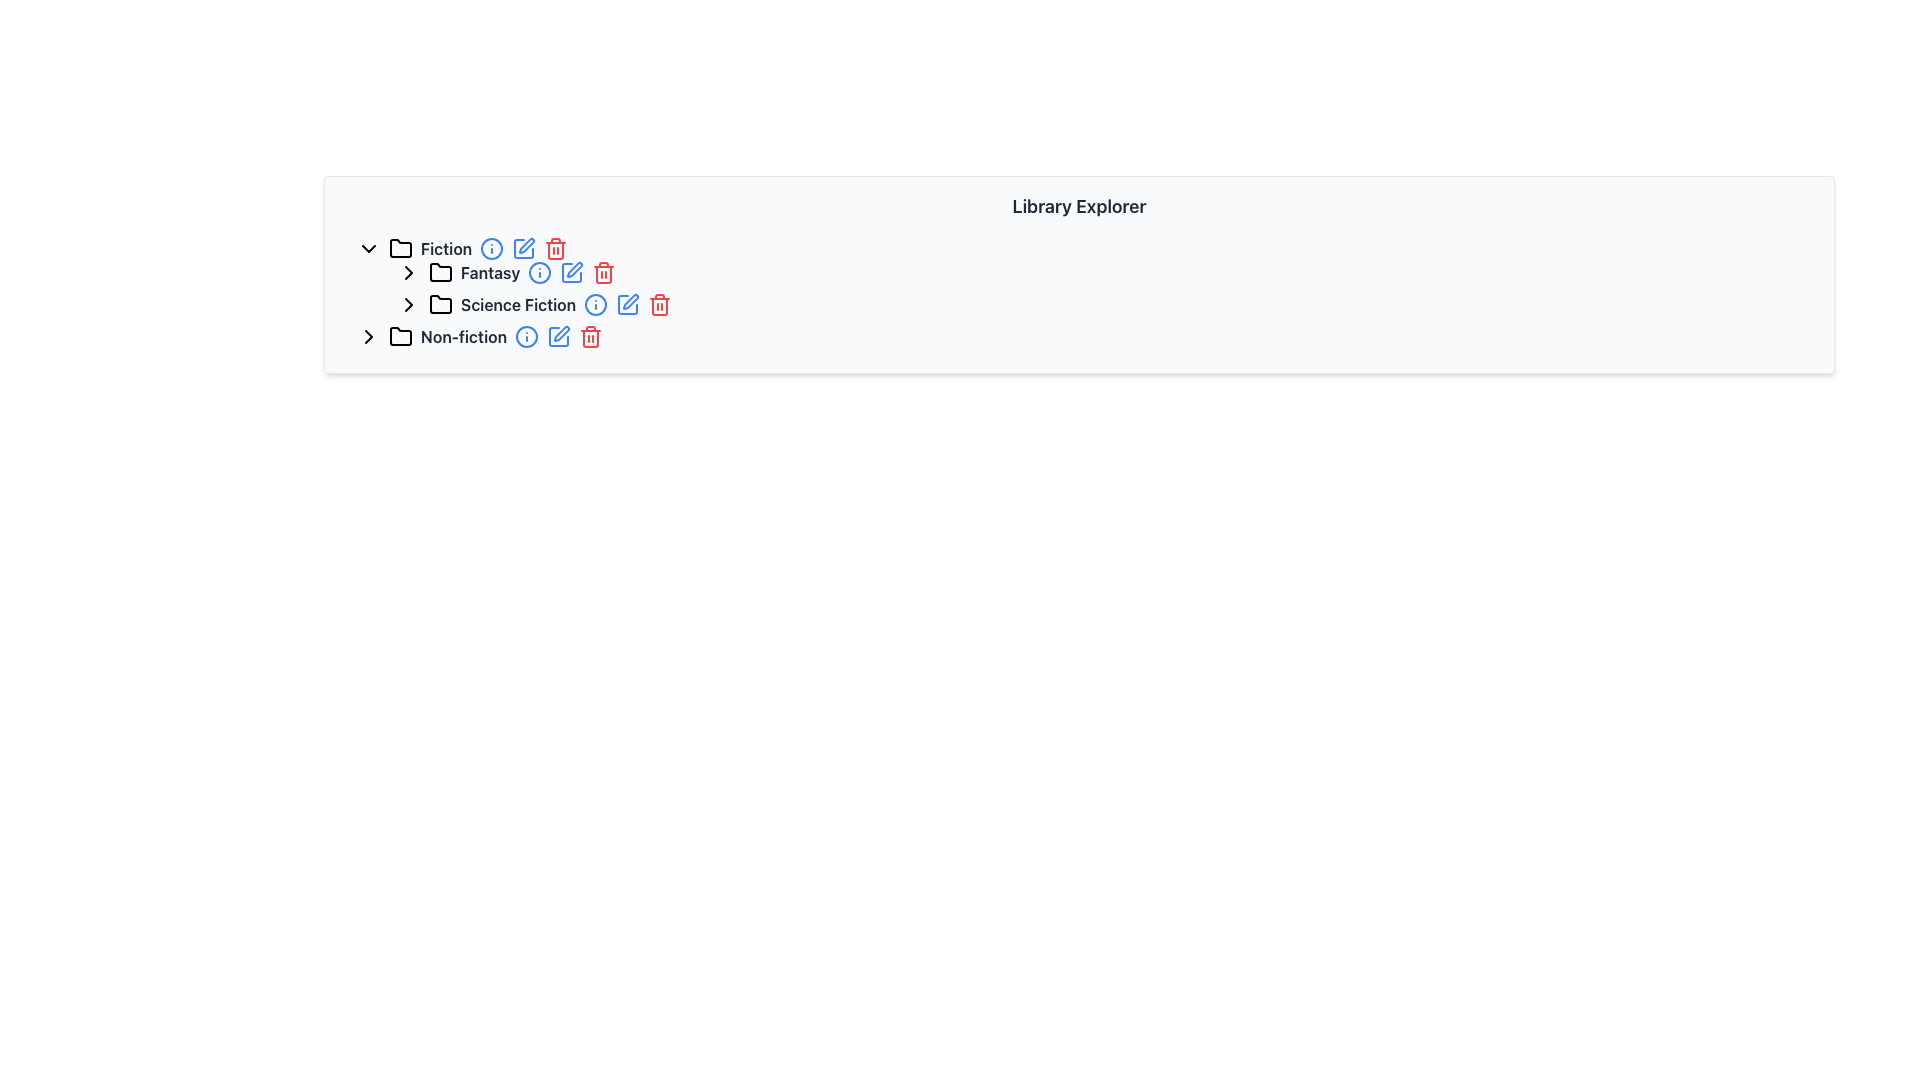  Describe the element at coordinates (407, 304) in the screenshot. I see `the Collapsible Tree View Arrow located to the left of the 'Science Fiction' text to provide visual feedback` at that location.